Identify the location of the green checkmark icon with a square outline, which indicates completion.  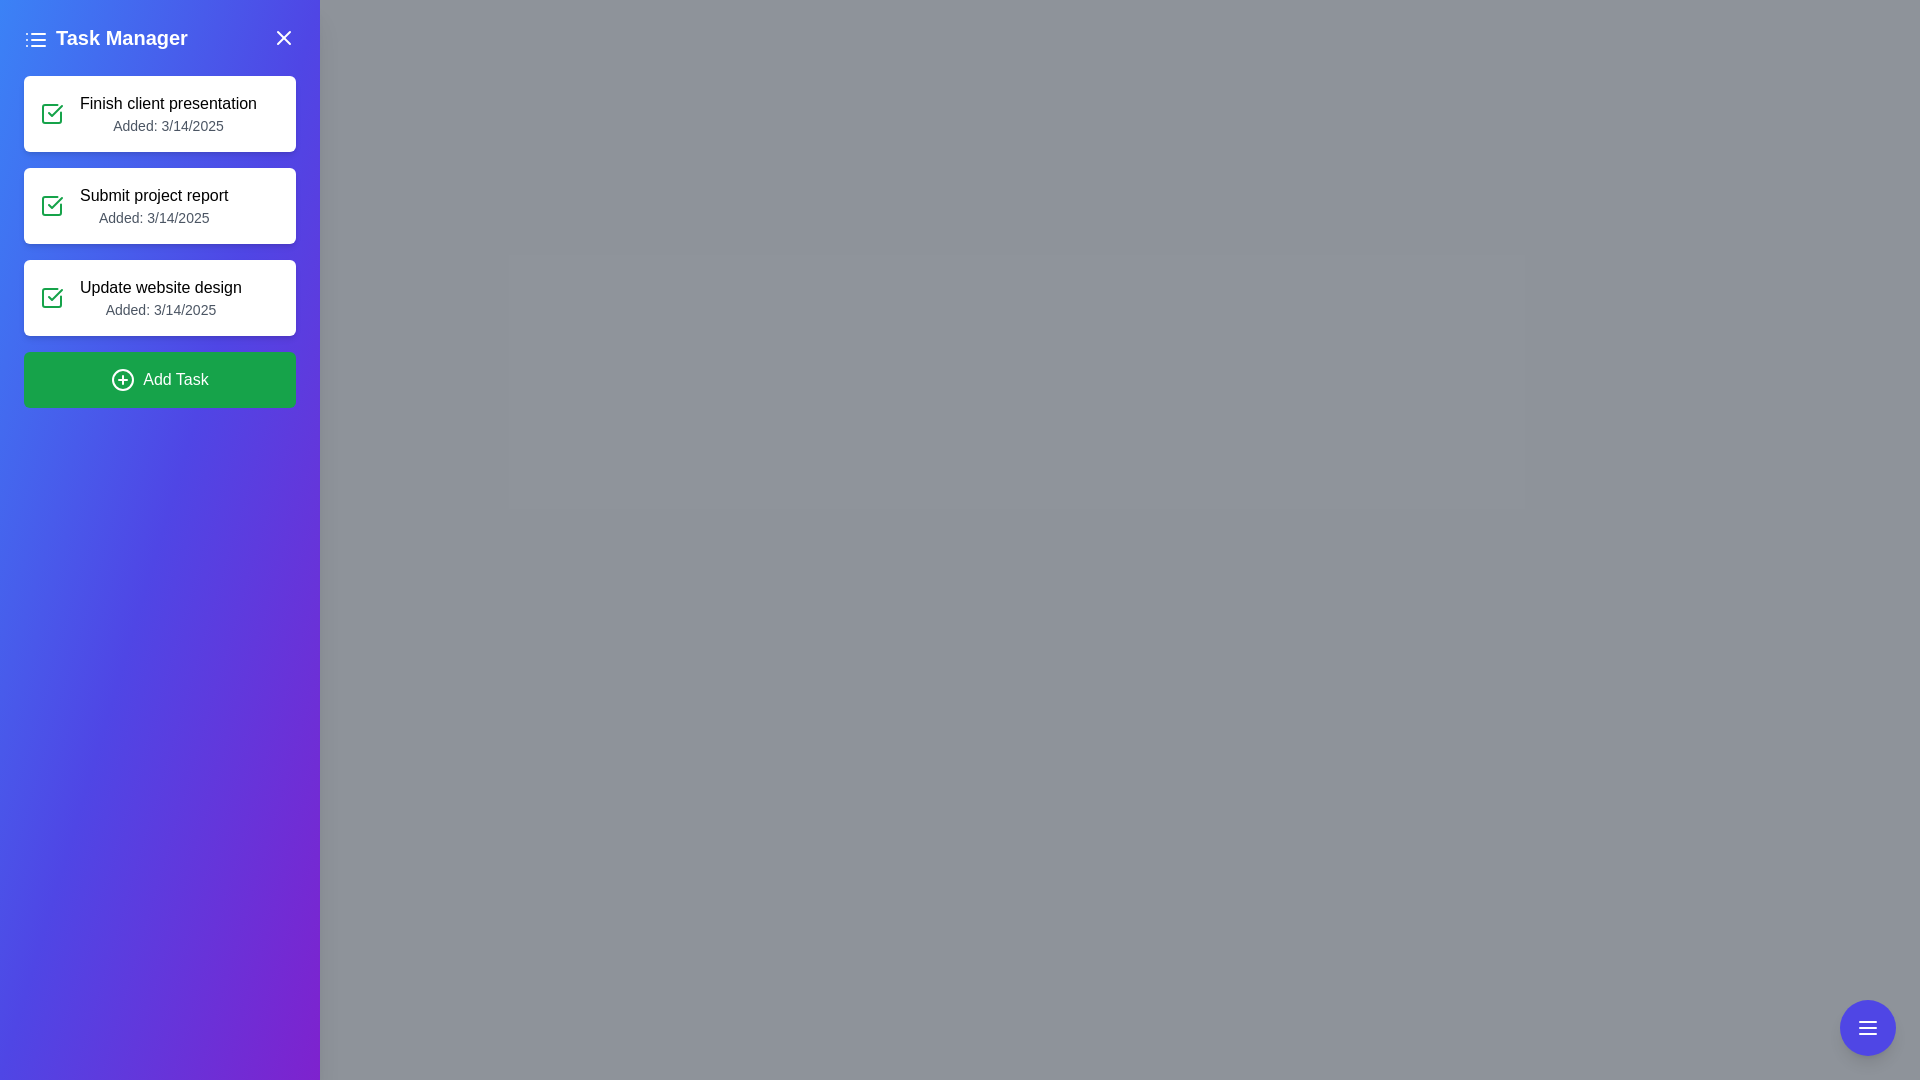
(52, 297).